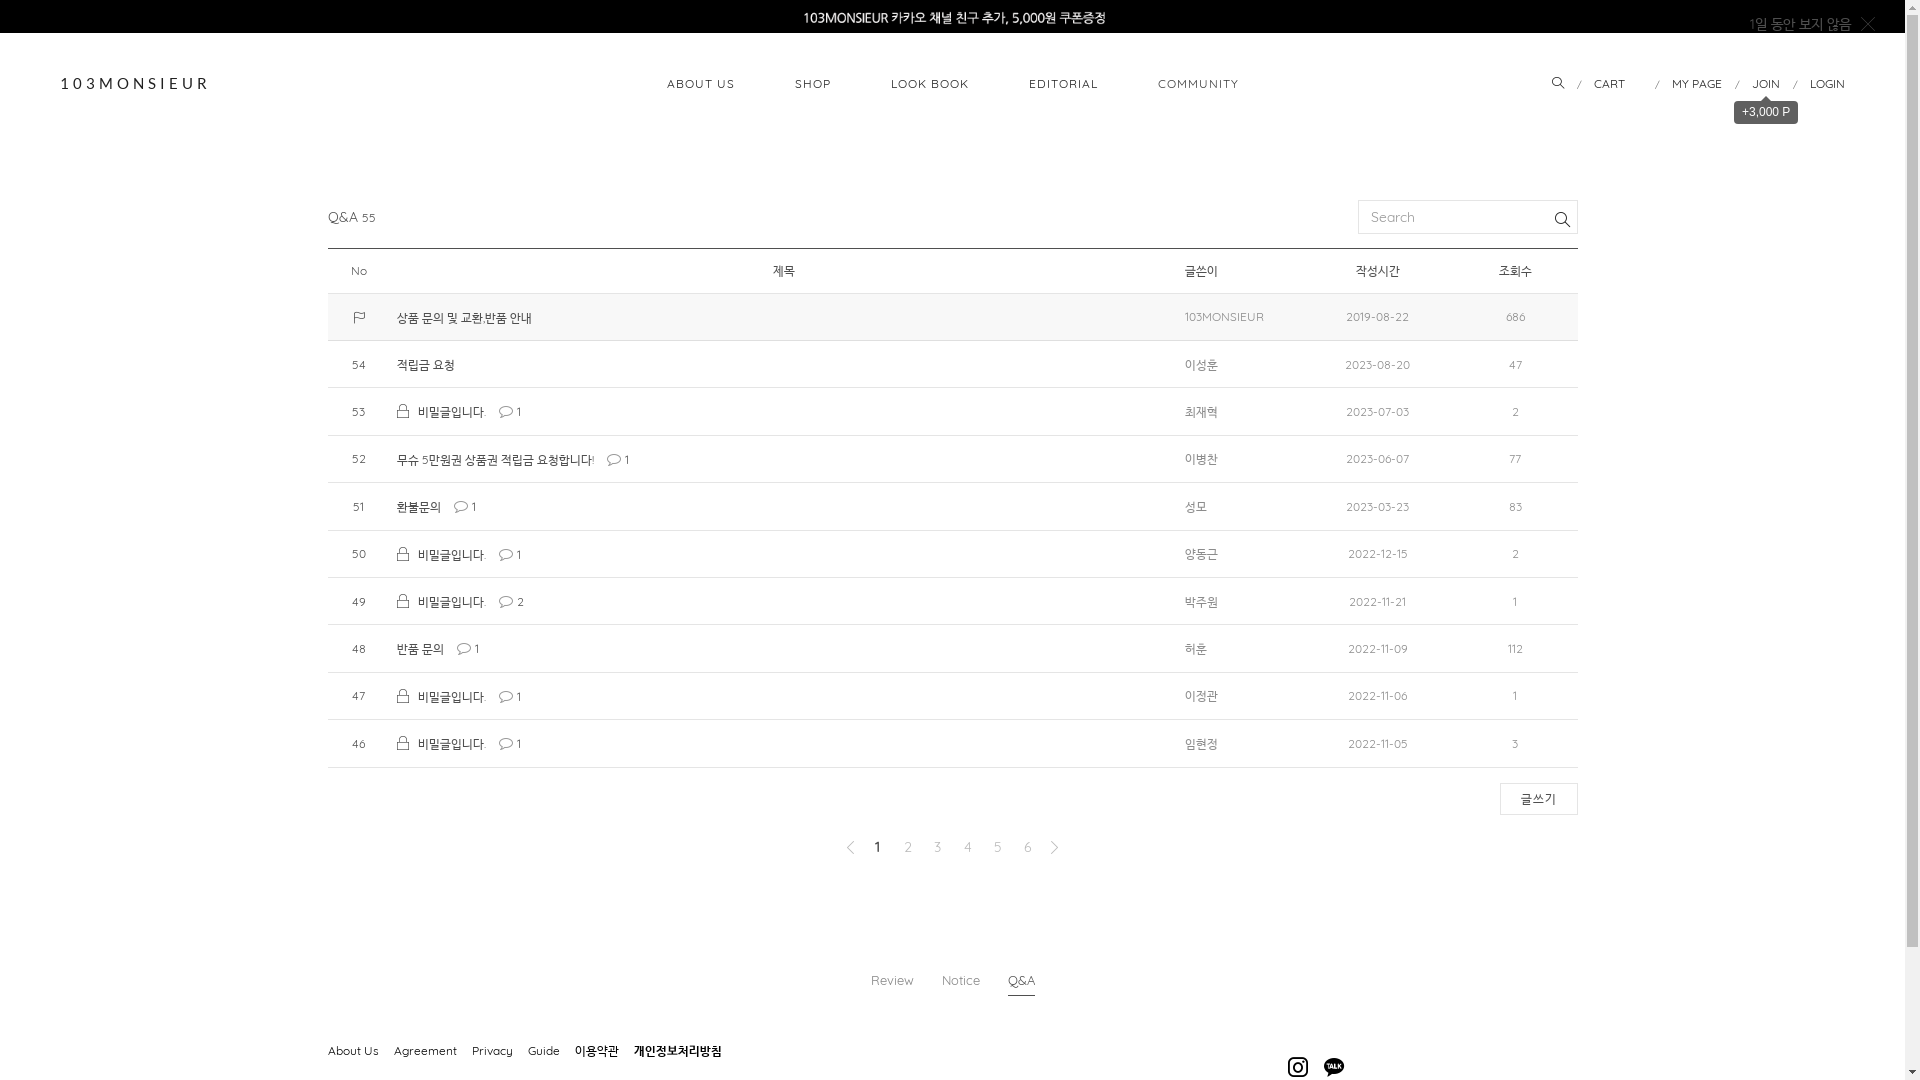 The width and height of the screenshot is (1920, 1080). What do you see at coordinates (1827, 82) in the screenshot?
I see `'LOGIN'` at bounding box center [1827, 82].